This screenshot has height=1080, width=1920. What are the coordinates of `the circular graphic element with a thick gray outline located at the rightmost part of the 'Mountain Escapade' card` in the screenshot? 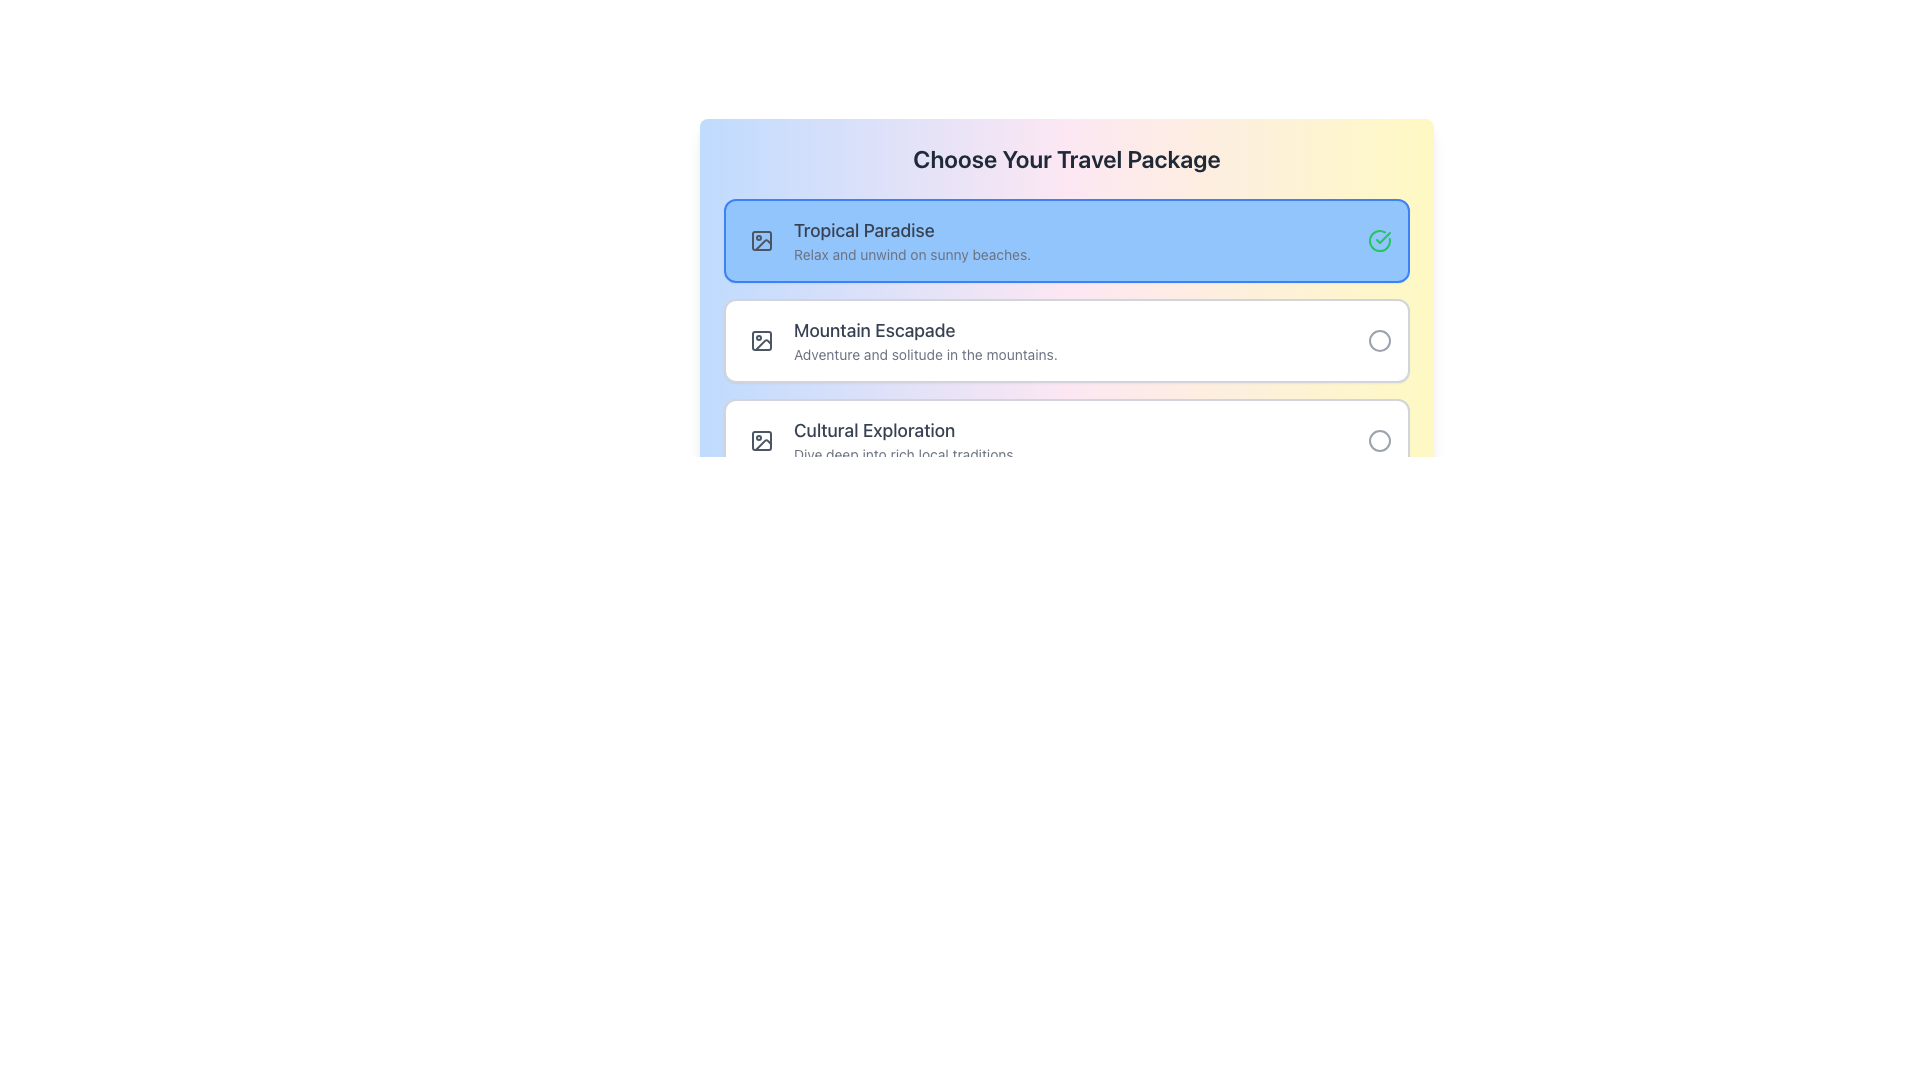 It's located at (1379, 339).